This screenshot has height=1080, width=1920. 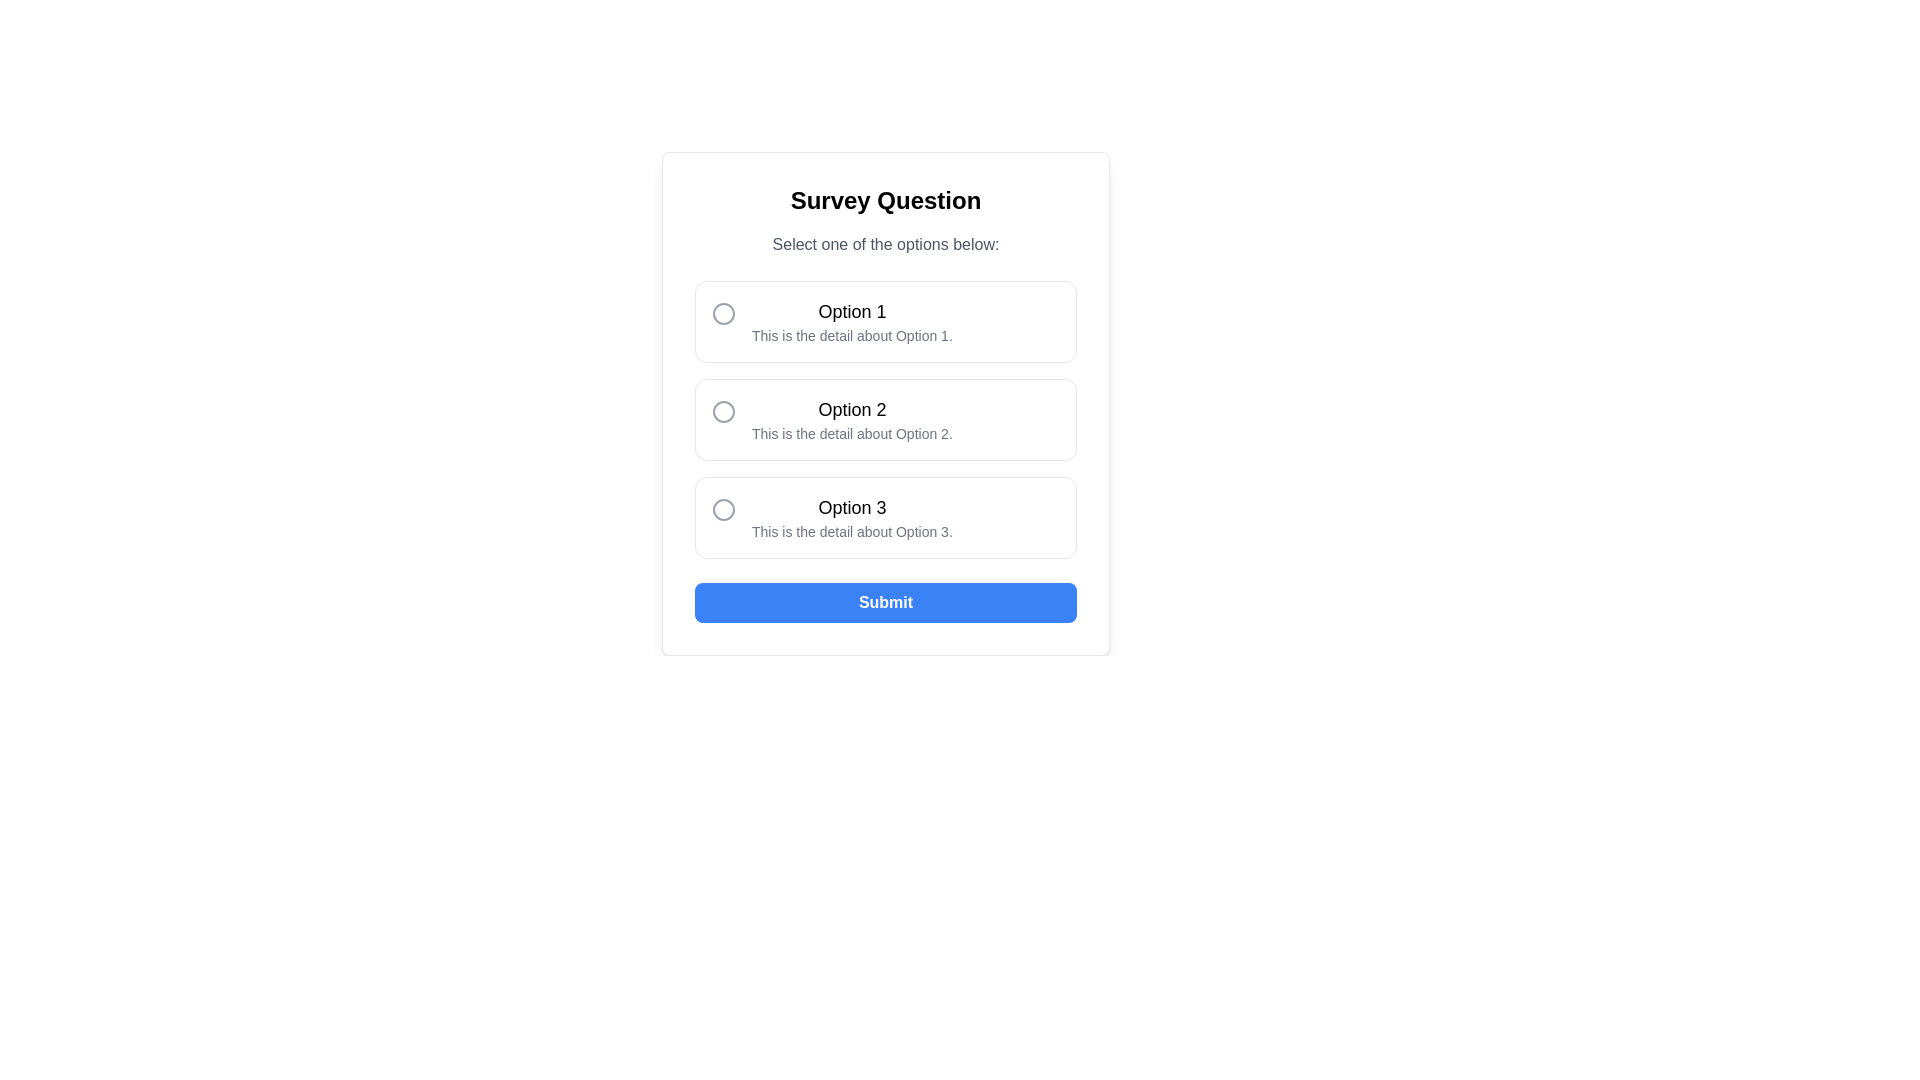 I want to click on the circular checkbox indicator next to 'Option 3' to observe any transition effects, so click(x=723, y=508).